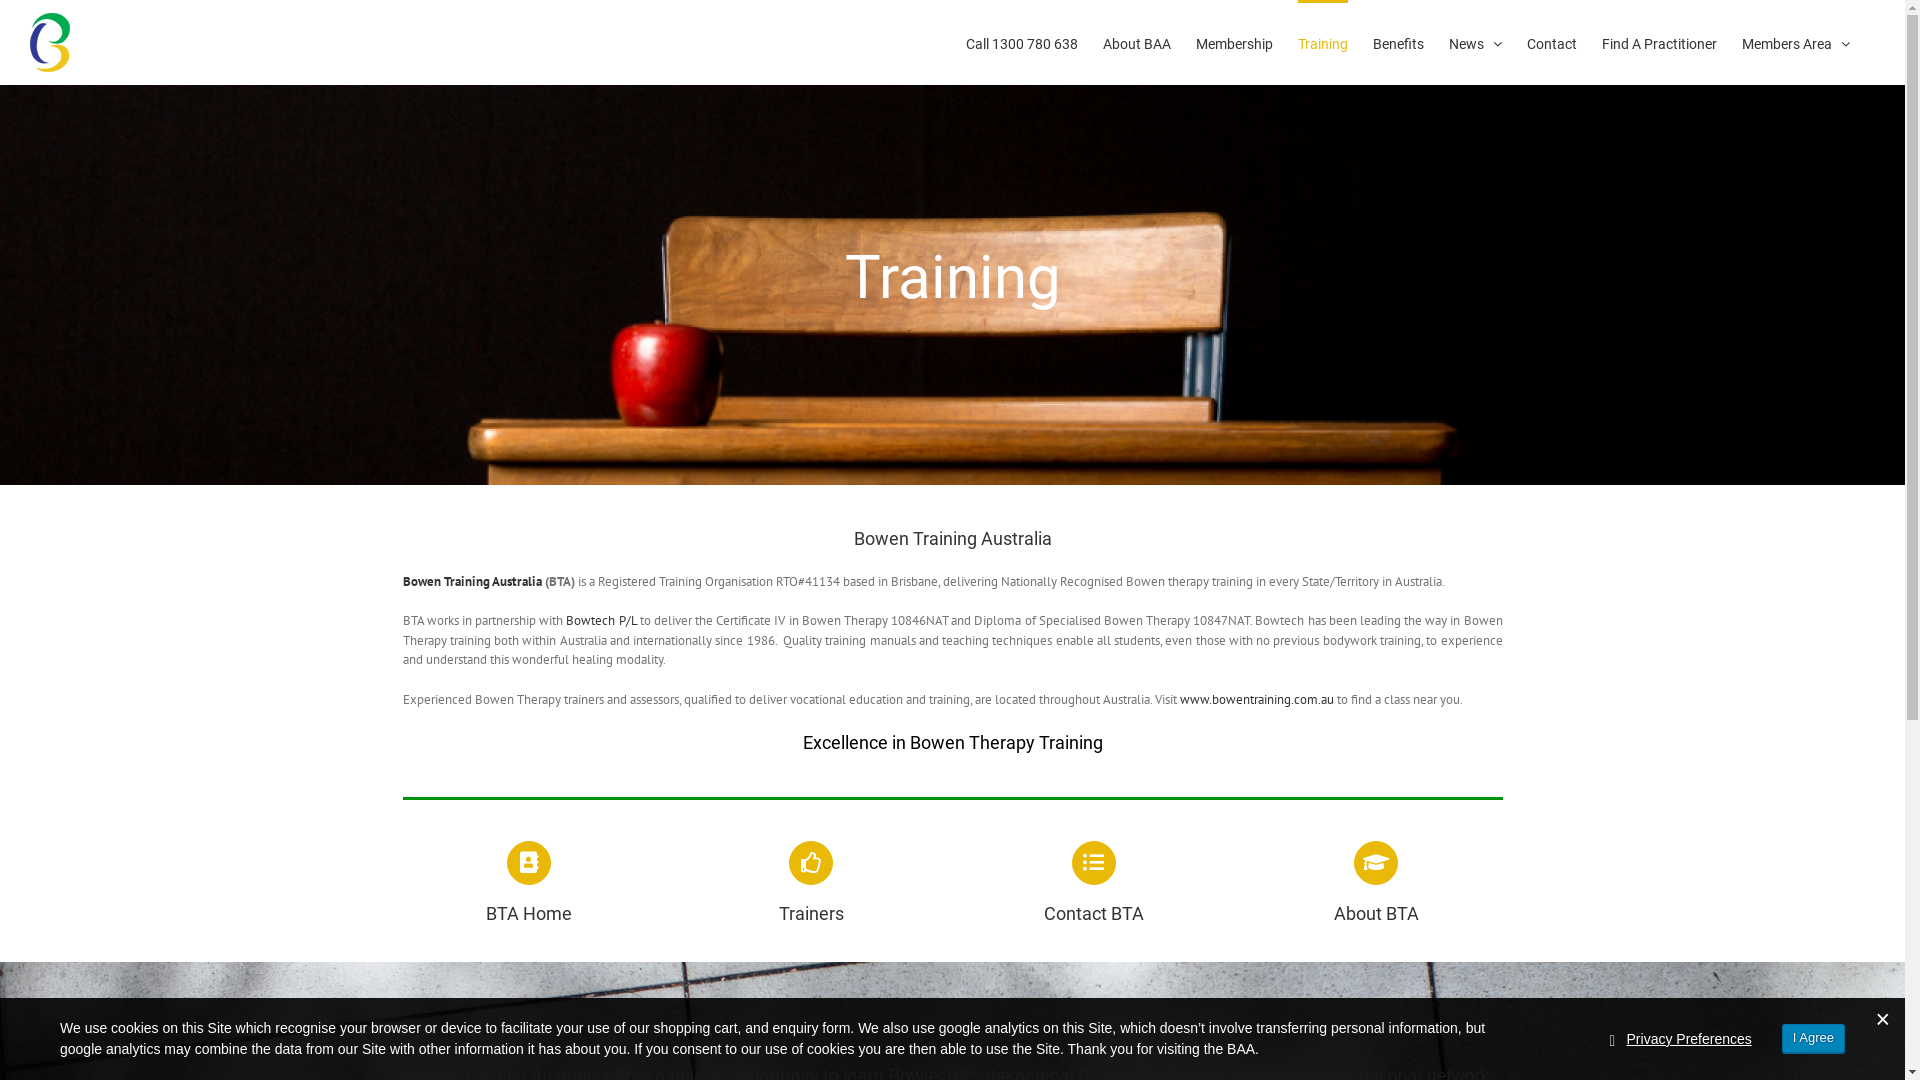 The width and height of the screenshot is (1920, 1080). I want to click on 'www.bowentraining.com.au', so click(1180, 698).